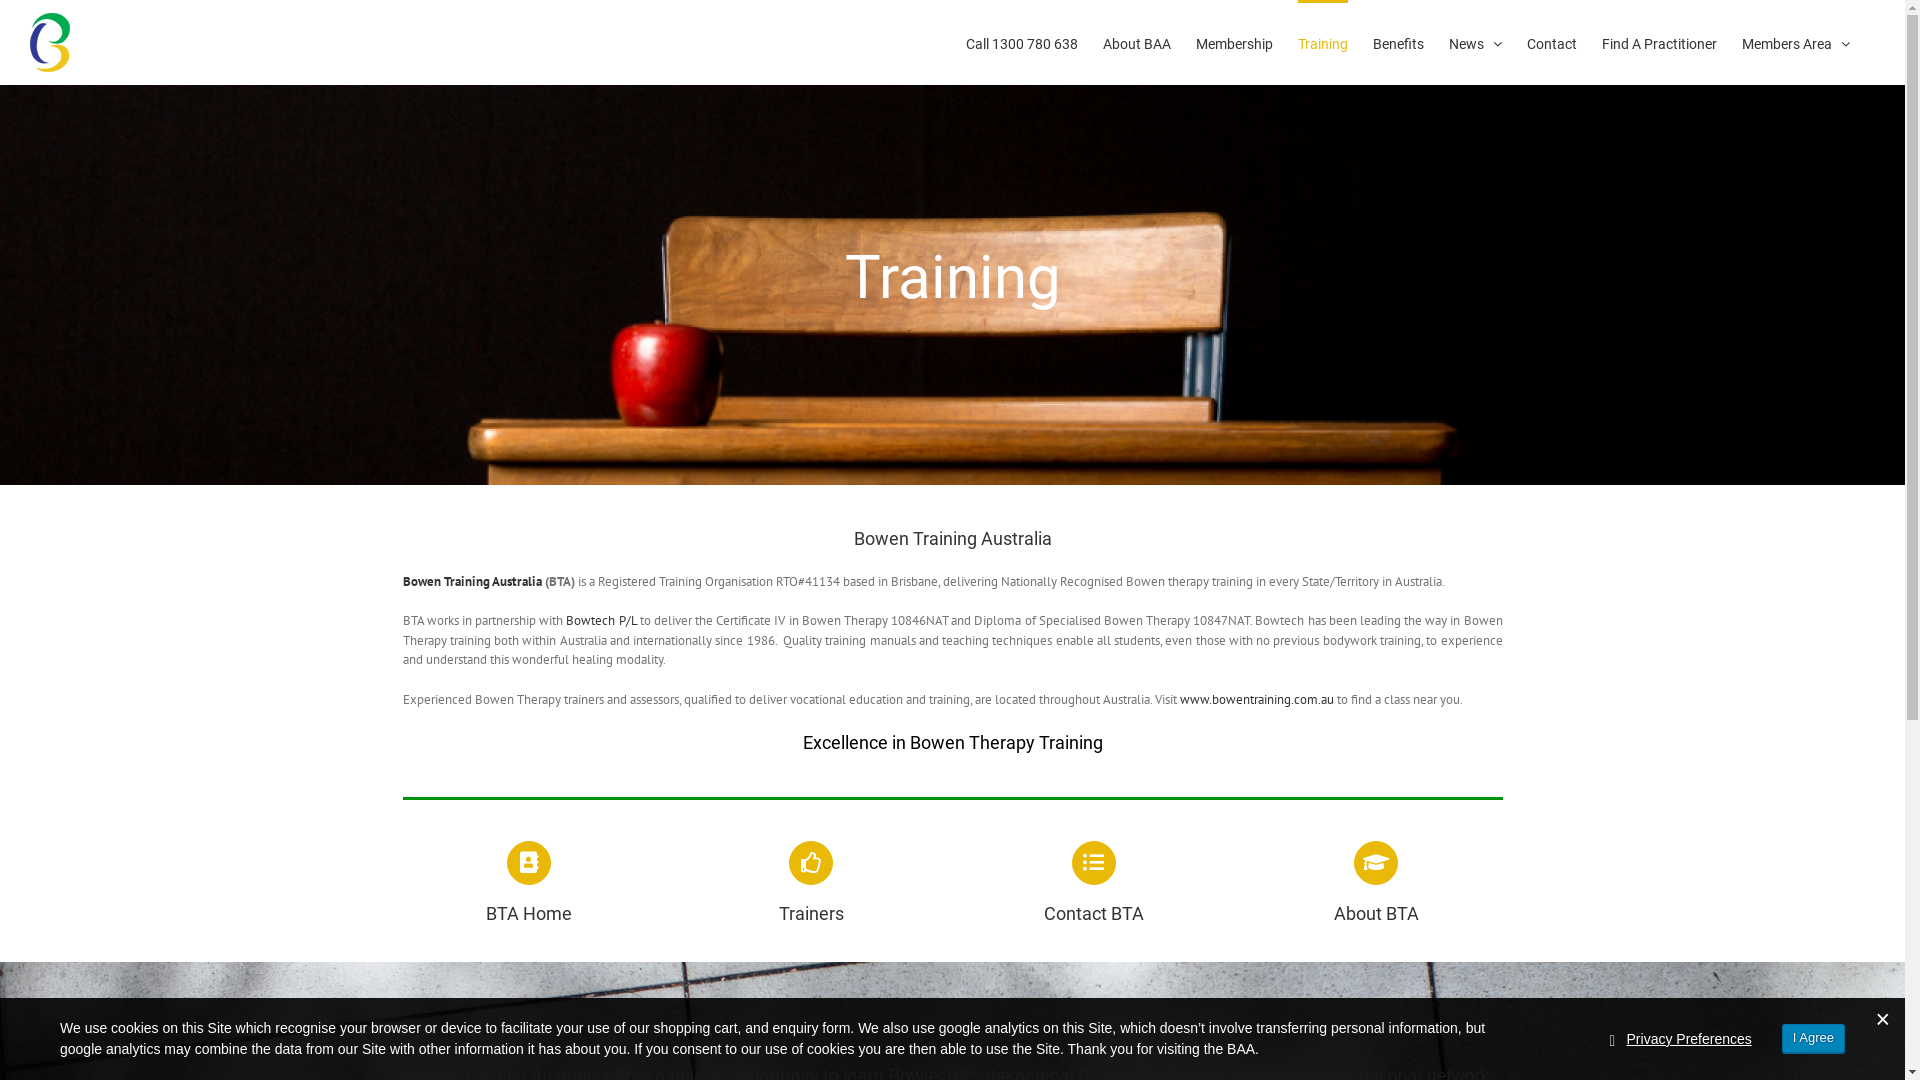 The width and height of the screenshot is (1920, 1080). I want to click on 'www.bowentraining.com.au', so click(1180, 698).